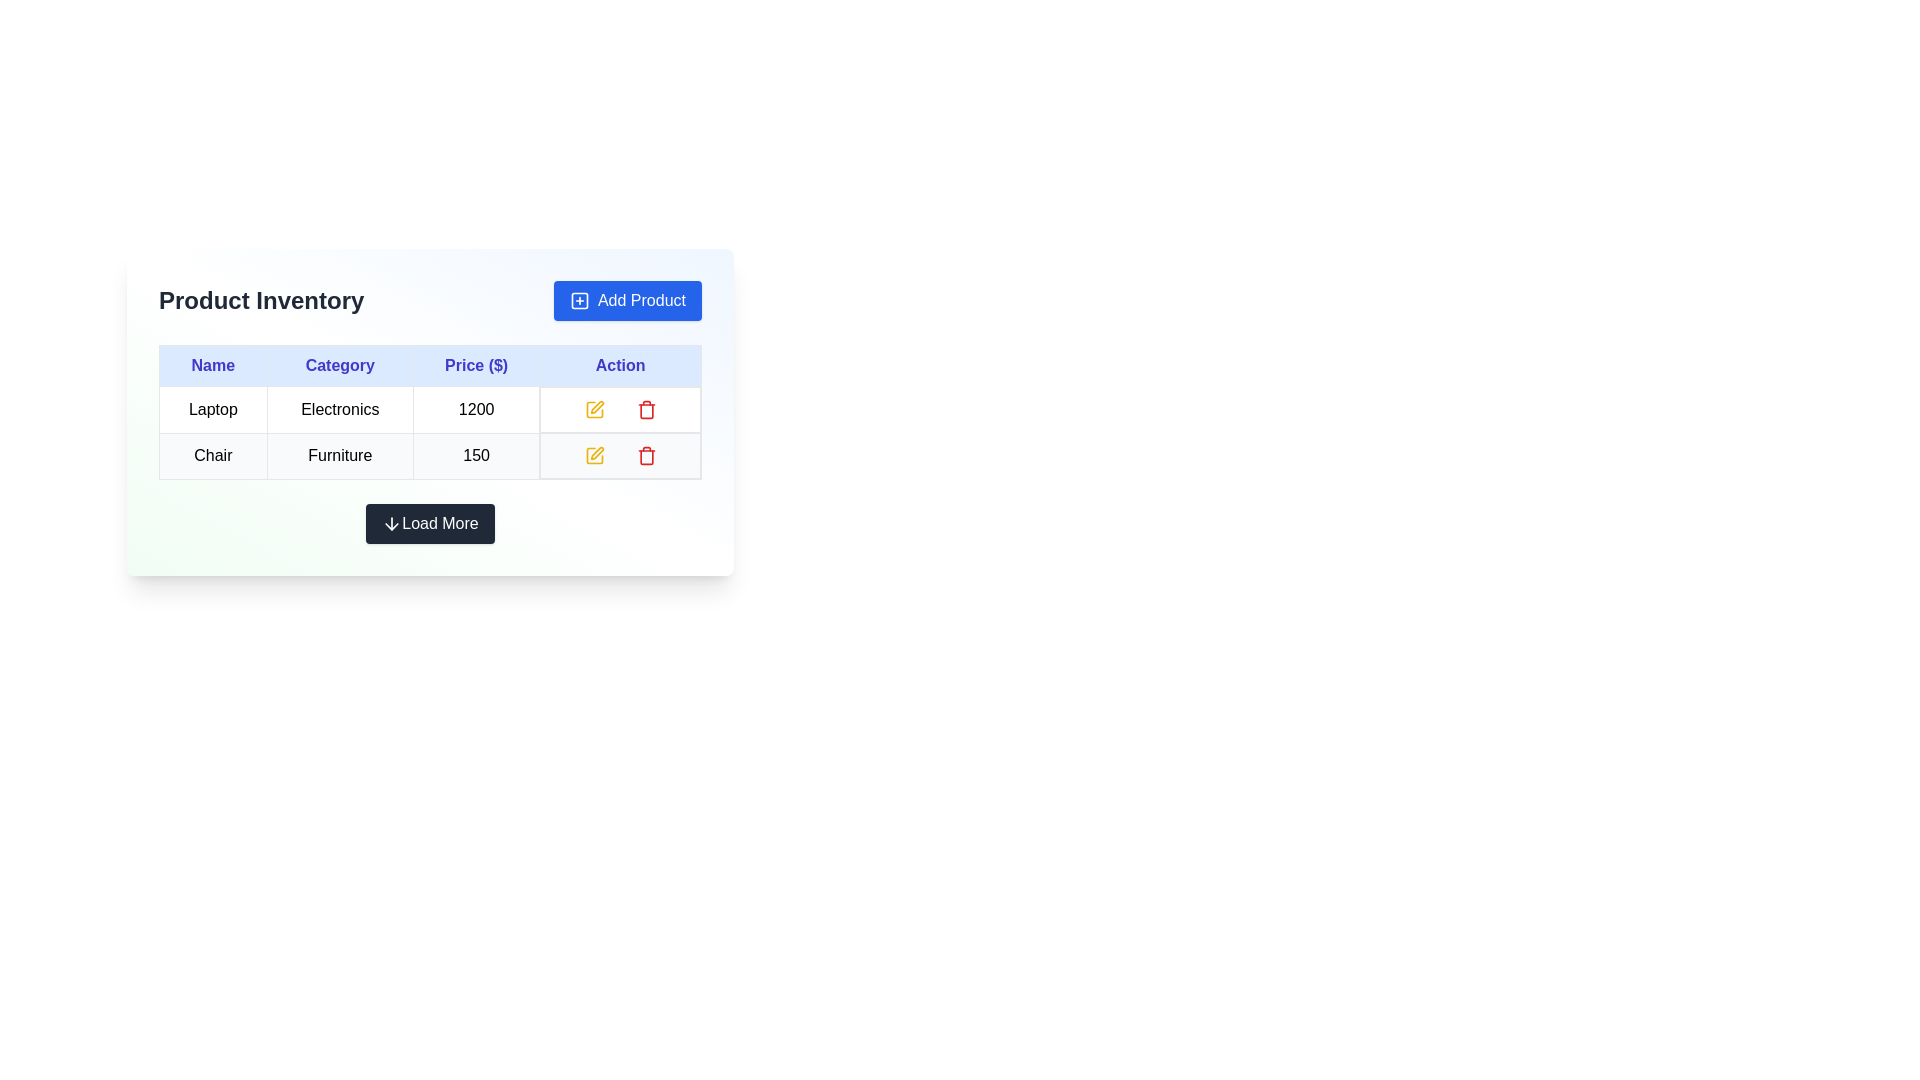 The image size is (1920, 1080). Describe the element at coordinates (646, 410) in the screenshot. I see `the delete button associated with the second row of the action column in the product inventory table, which is part of a red-colored trash bin icon` at that location.